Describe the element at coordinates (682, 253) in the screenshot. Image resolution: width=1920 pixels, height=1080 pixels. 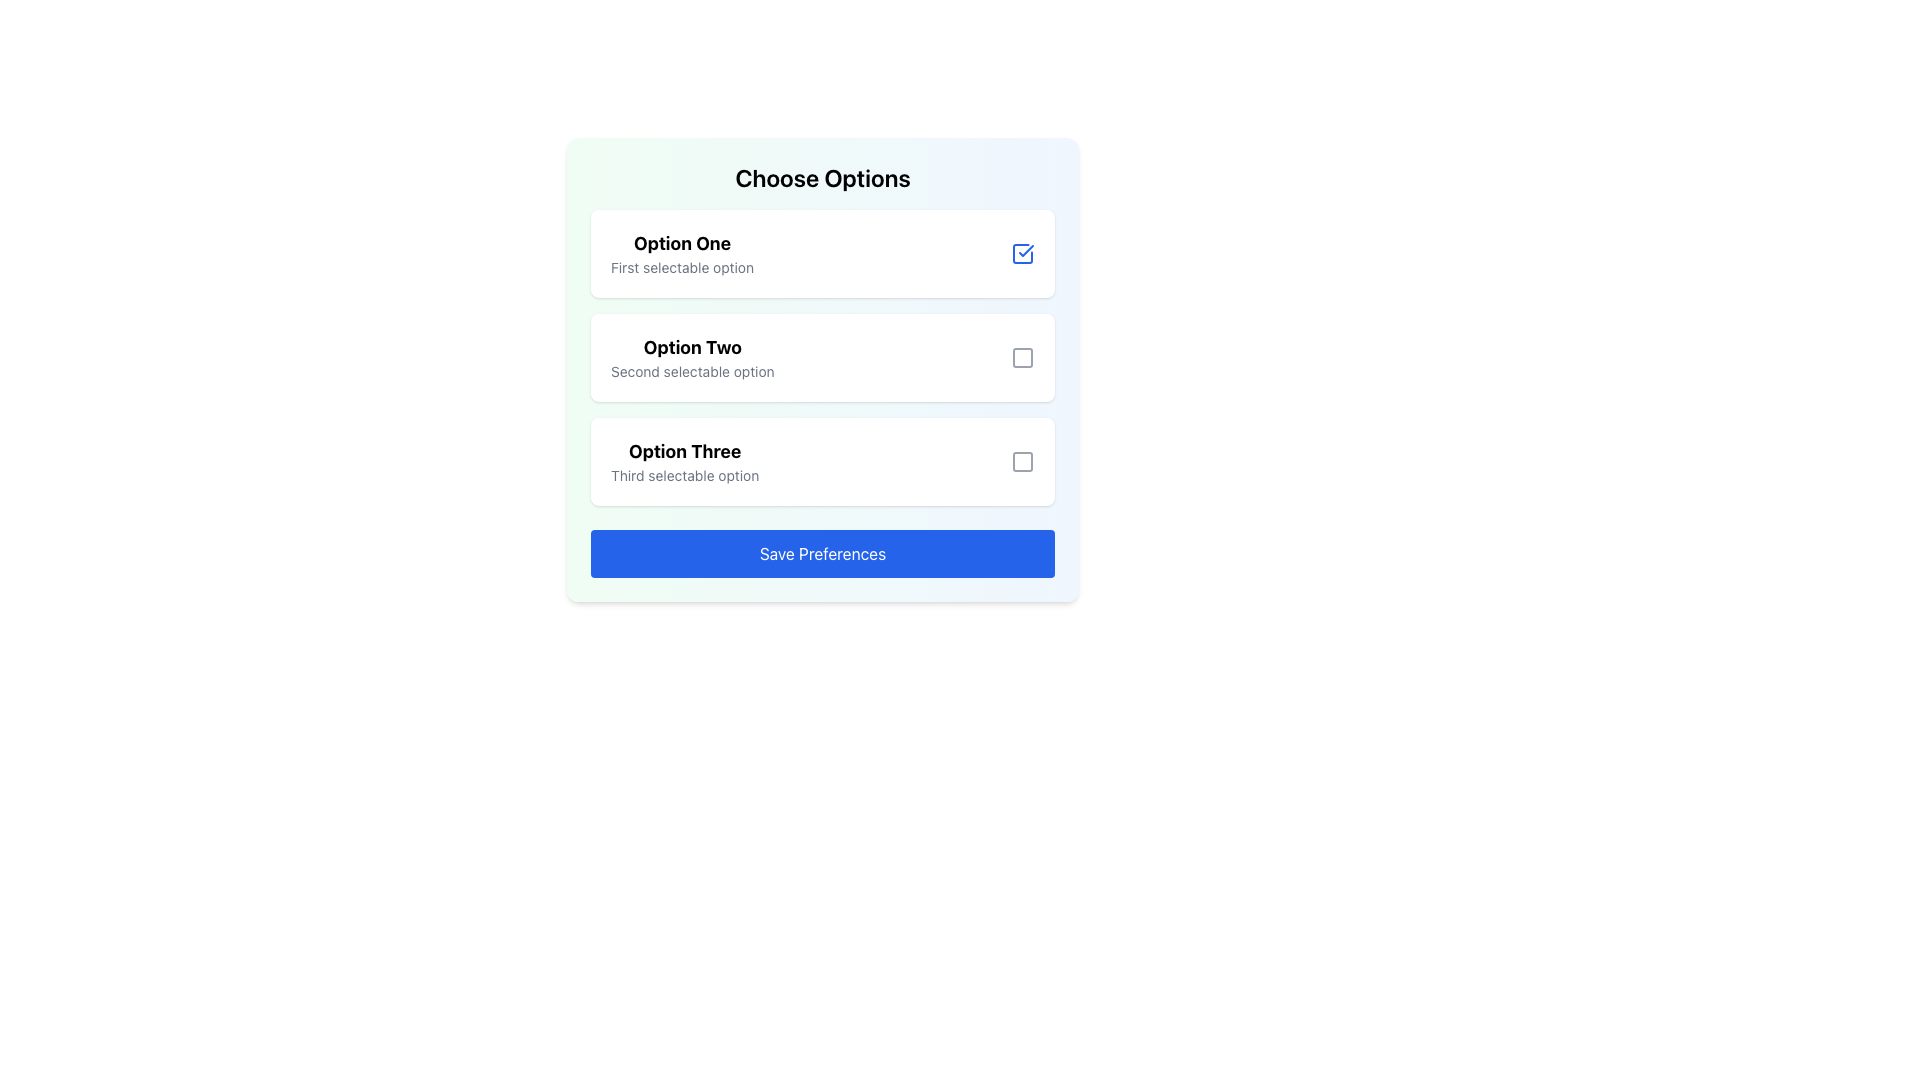
I see `information displayed on the A text label component that shows 'Option One' and 'First selectable option' in a white box, located beneath the 'Choose Options' heading` at that location.